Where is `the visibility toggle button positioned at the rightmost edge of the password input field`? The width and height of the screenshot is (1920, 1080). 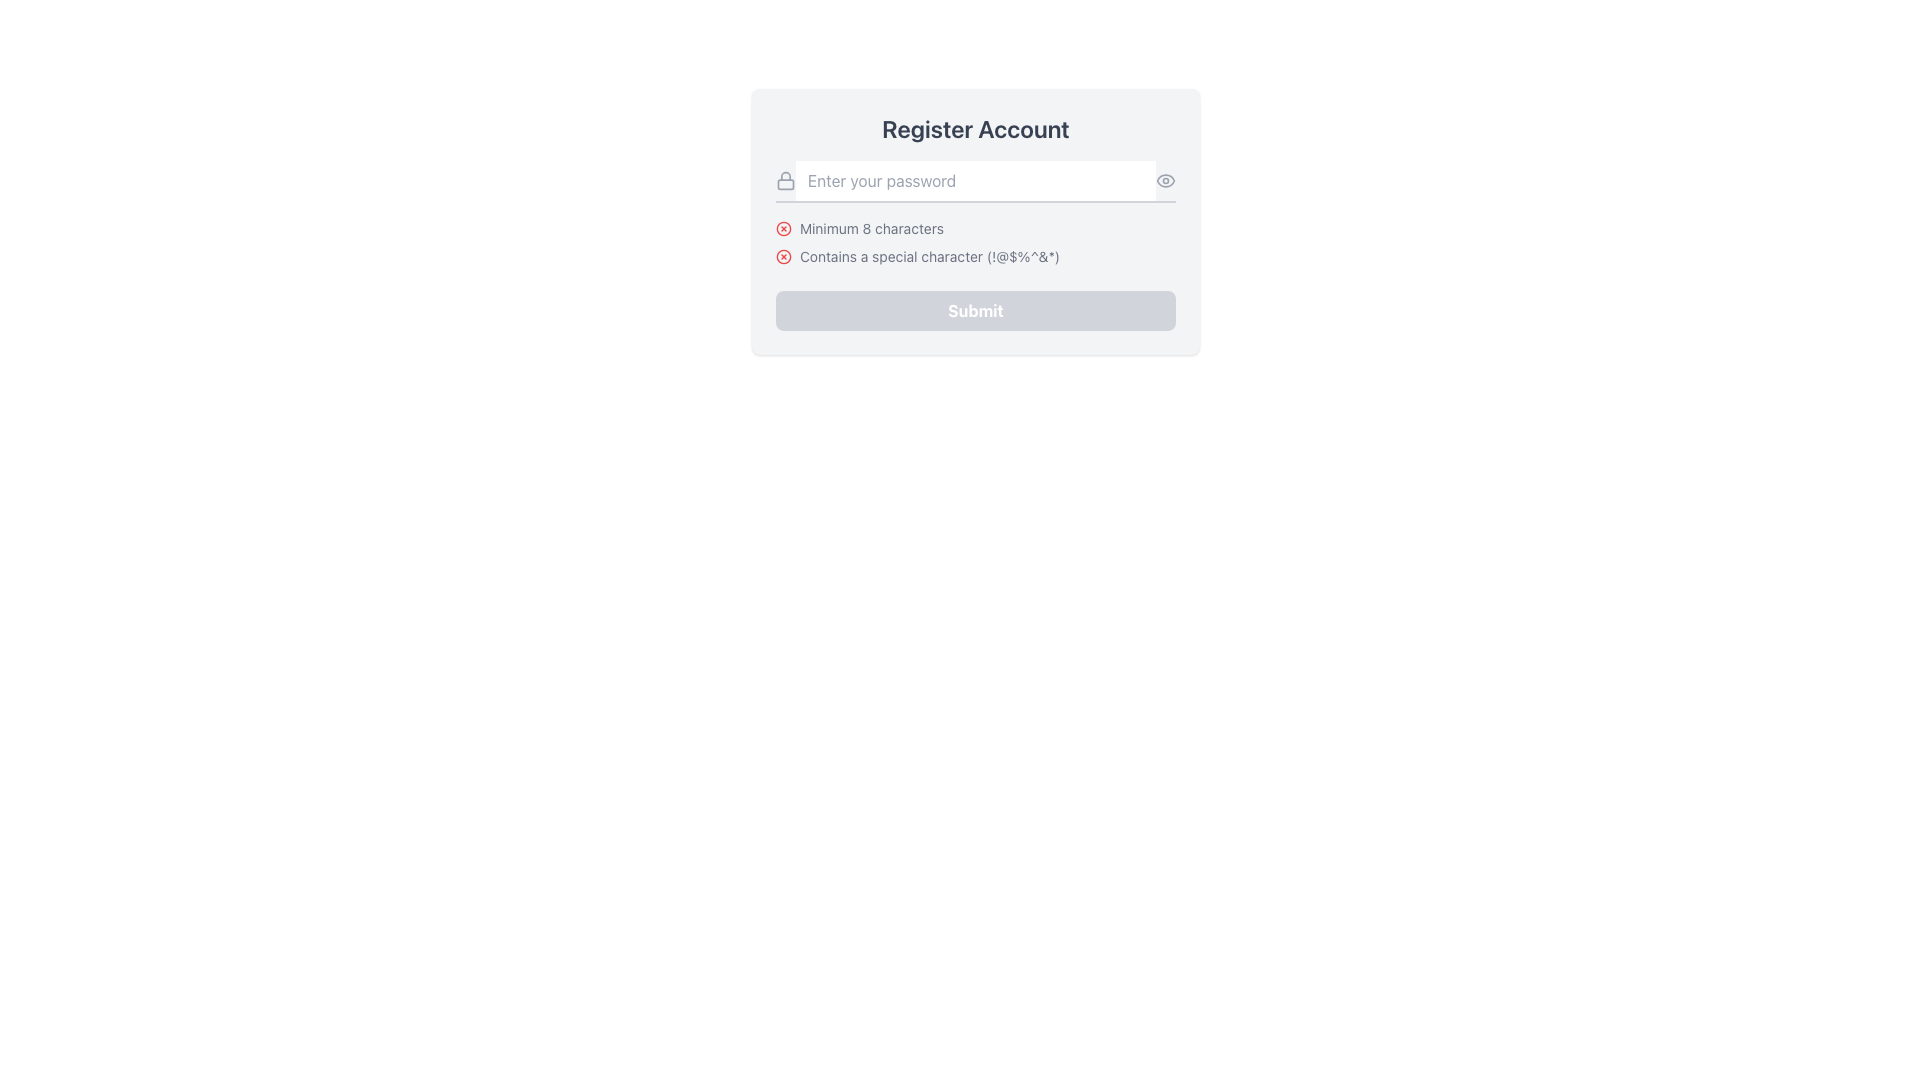 the visibility toggle button positioned at the rightmost edge of the password input field is located at coordinates (1166, 181).